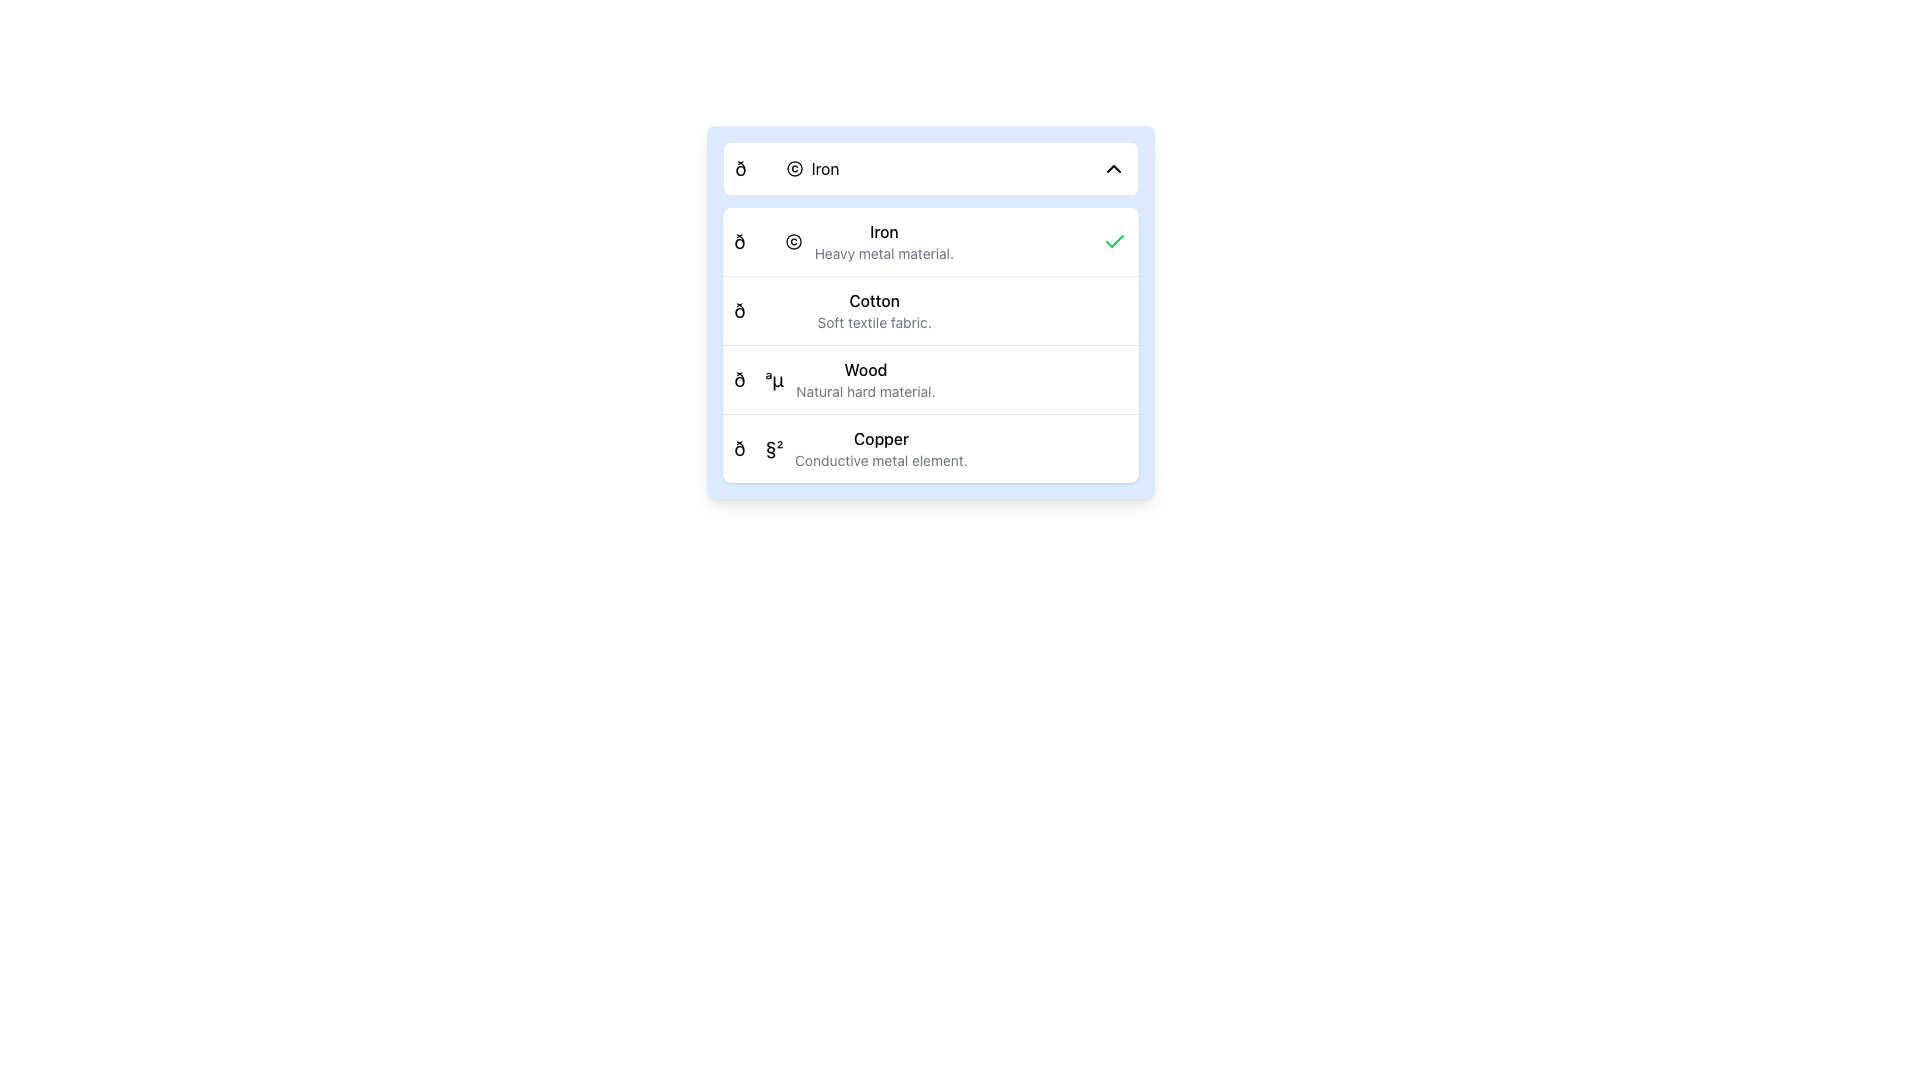 This screenshot has height=1080, width=1920. Describe the element at coordinates (929, 447) in the screenshot. I see `the fourth list item representing 'Copper' in the selectable list` at that location.